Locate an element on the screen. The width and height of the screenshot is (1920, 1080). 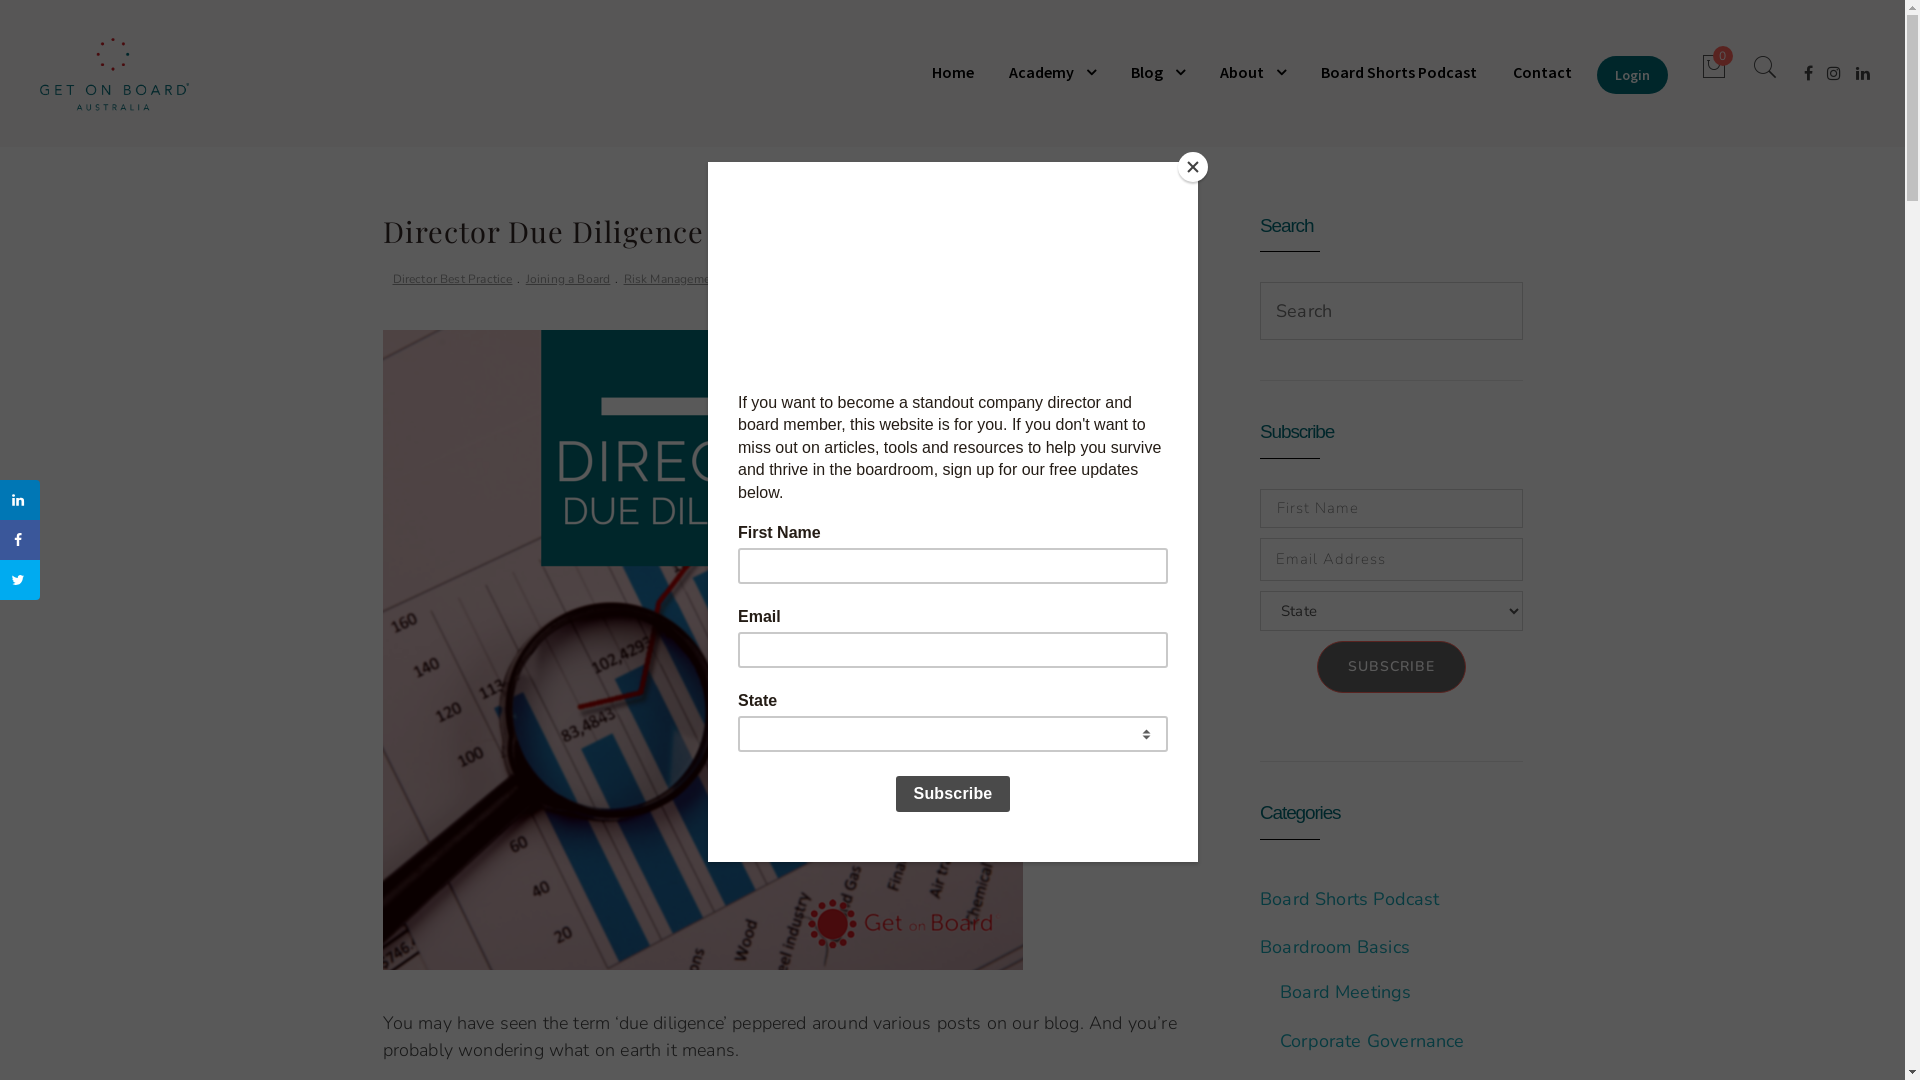
'Blog' is located at coordinates (1157, 71).